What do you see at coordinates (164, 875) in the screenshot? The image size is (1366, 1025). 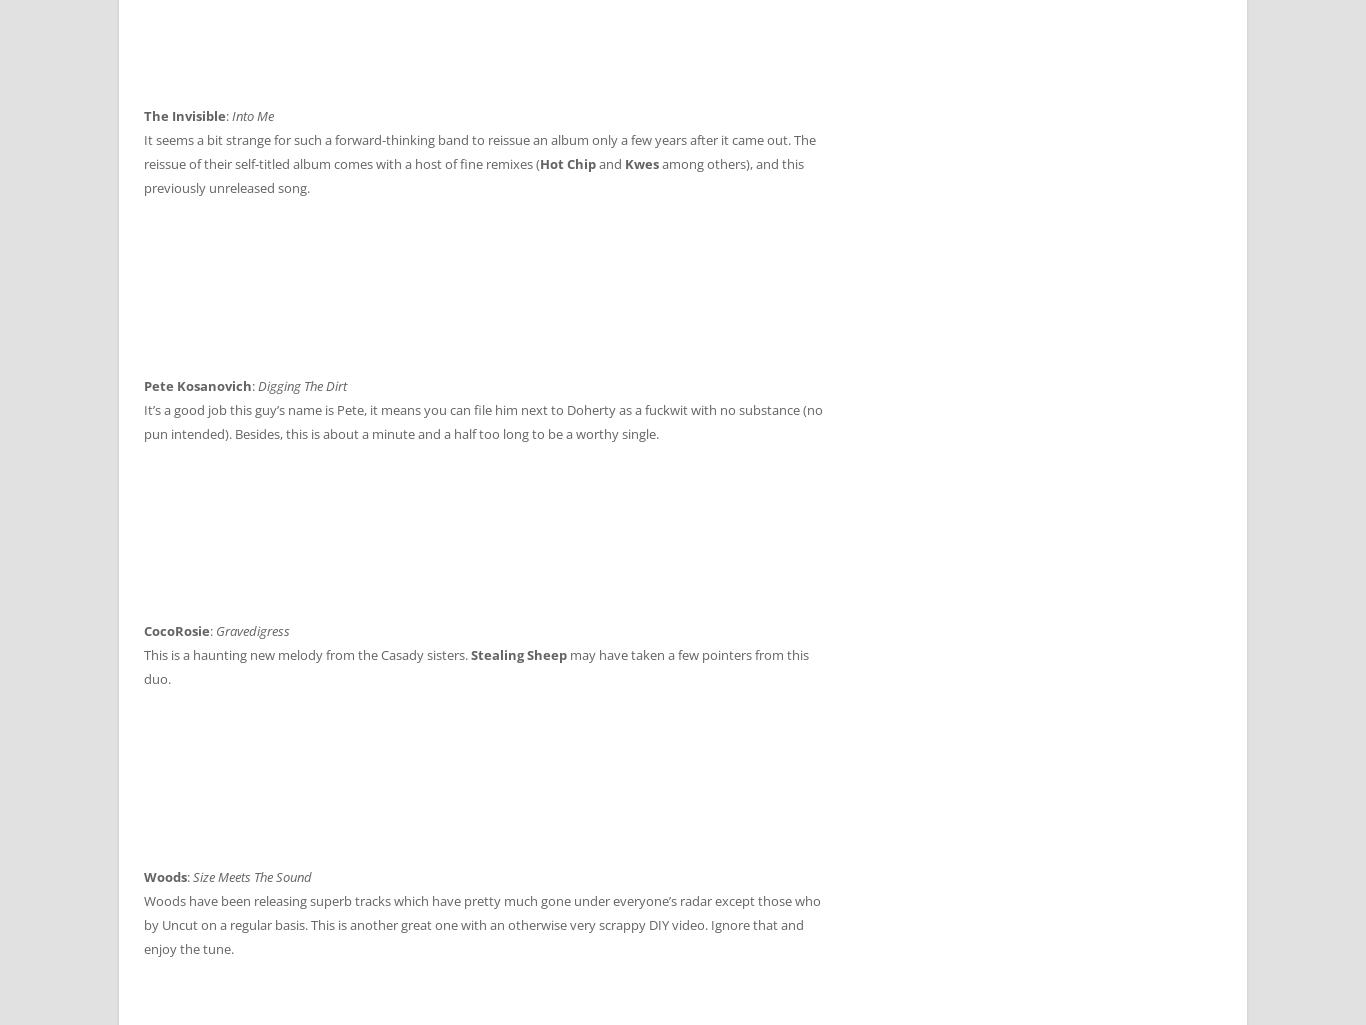 I see `'Woods'` at bounding box center [164, 875].